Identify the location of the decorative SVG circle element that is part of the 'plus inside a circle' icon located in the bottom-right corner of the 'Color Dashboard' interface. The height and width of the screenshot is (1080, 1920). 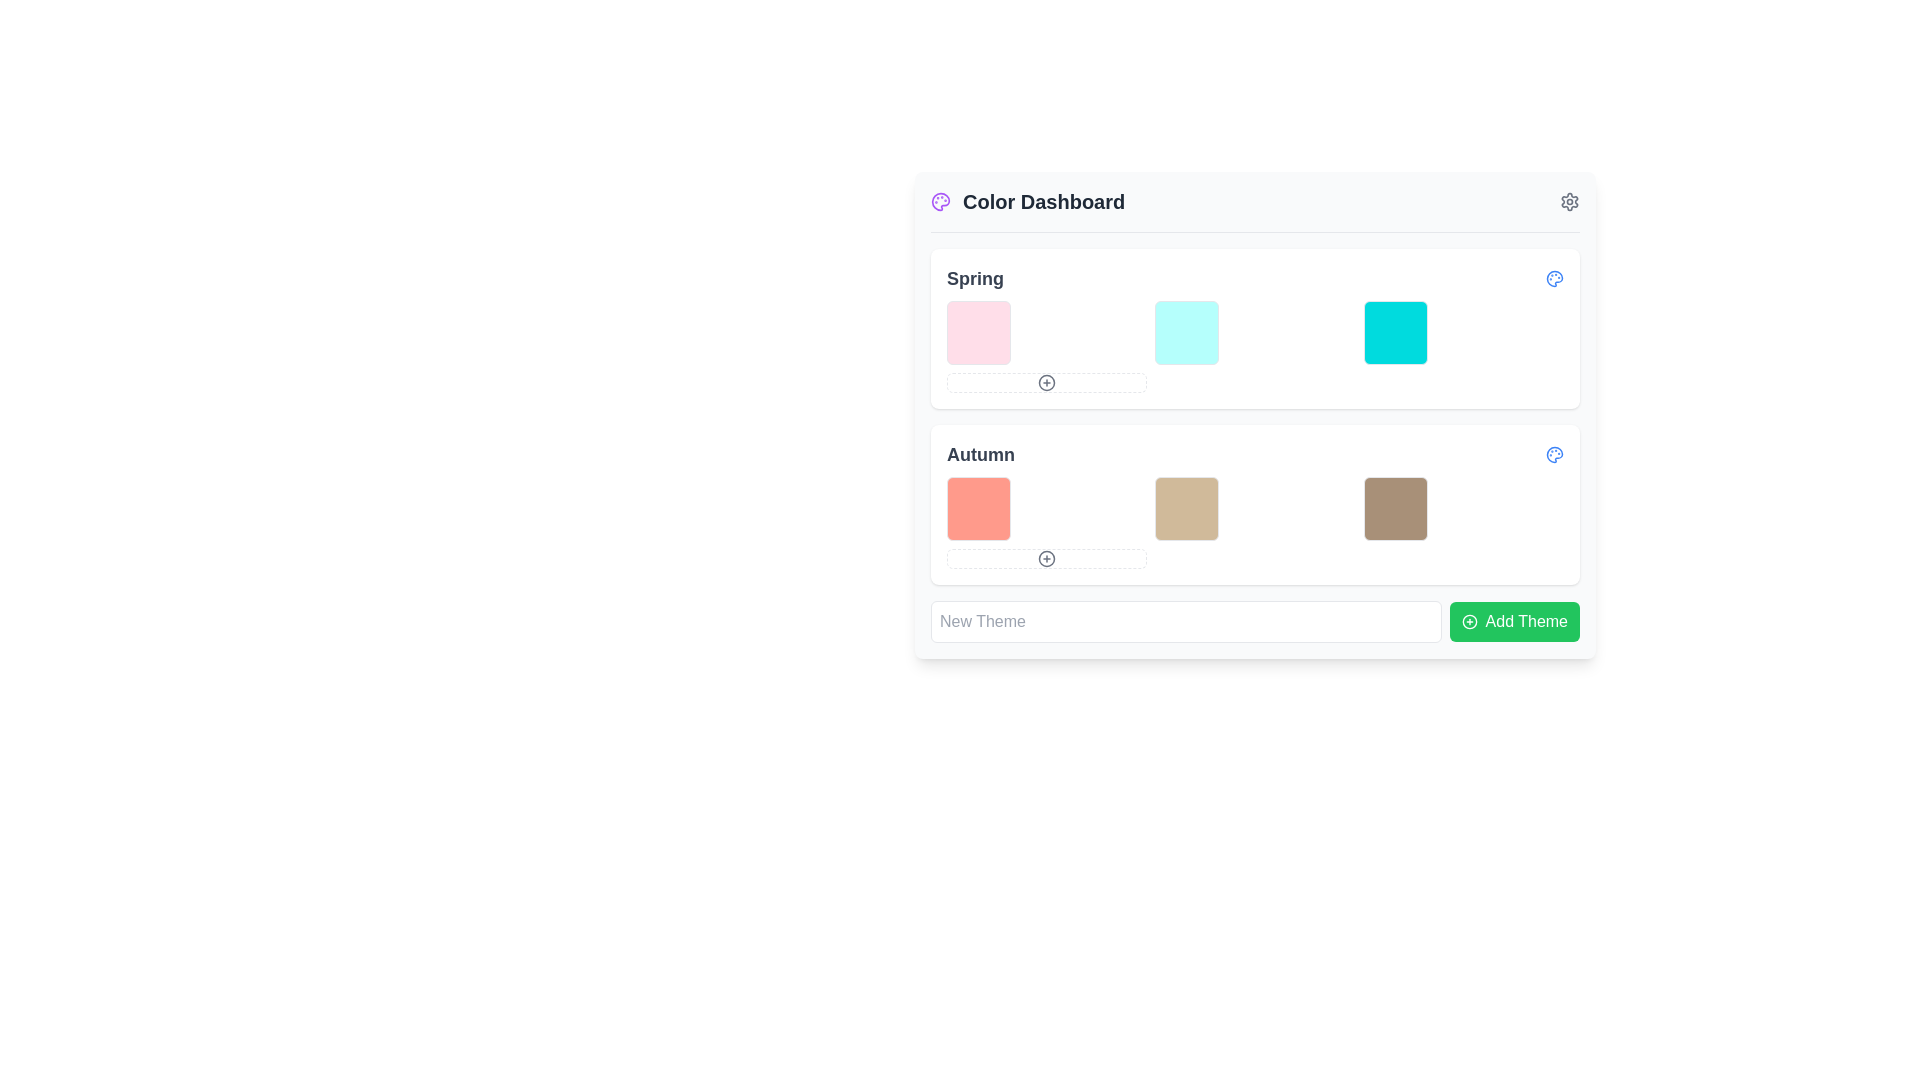
(1469, 620).